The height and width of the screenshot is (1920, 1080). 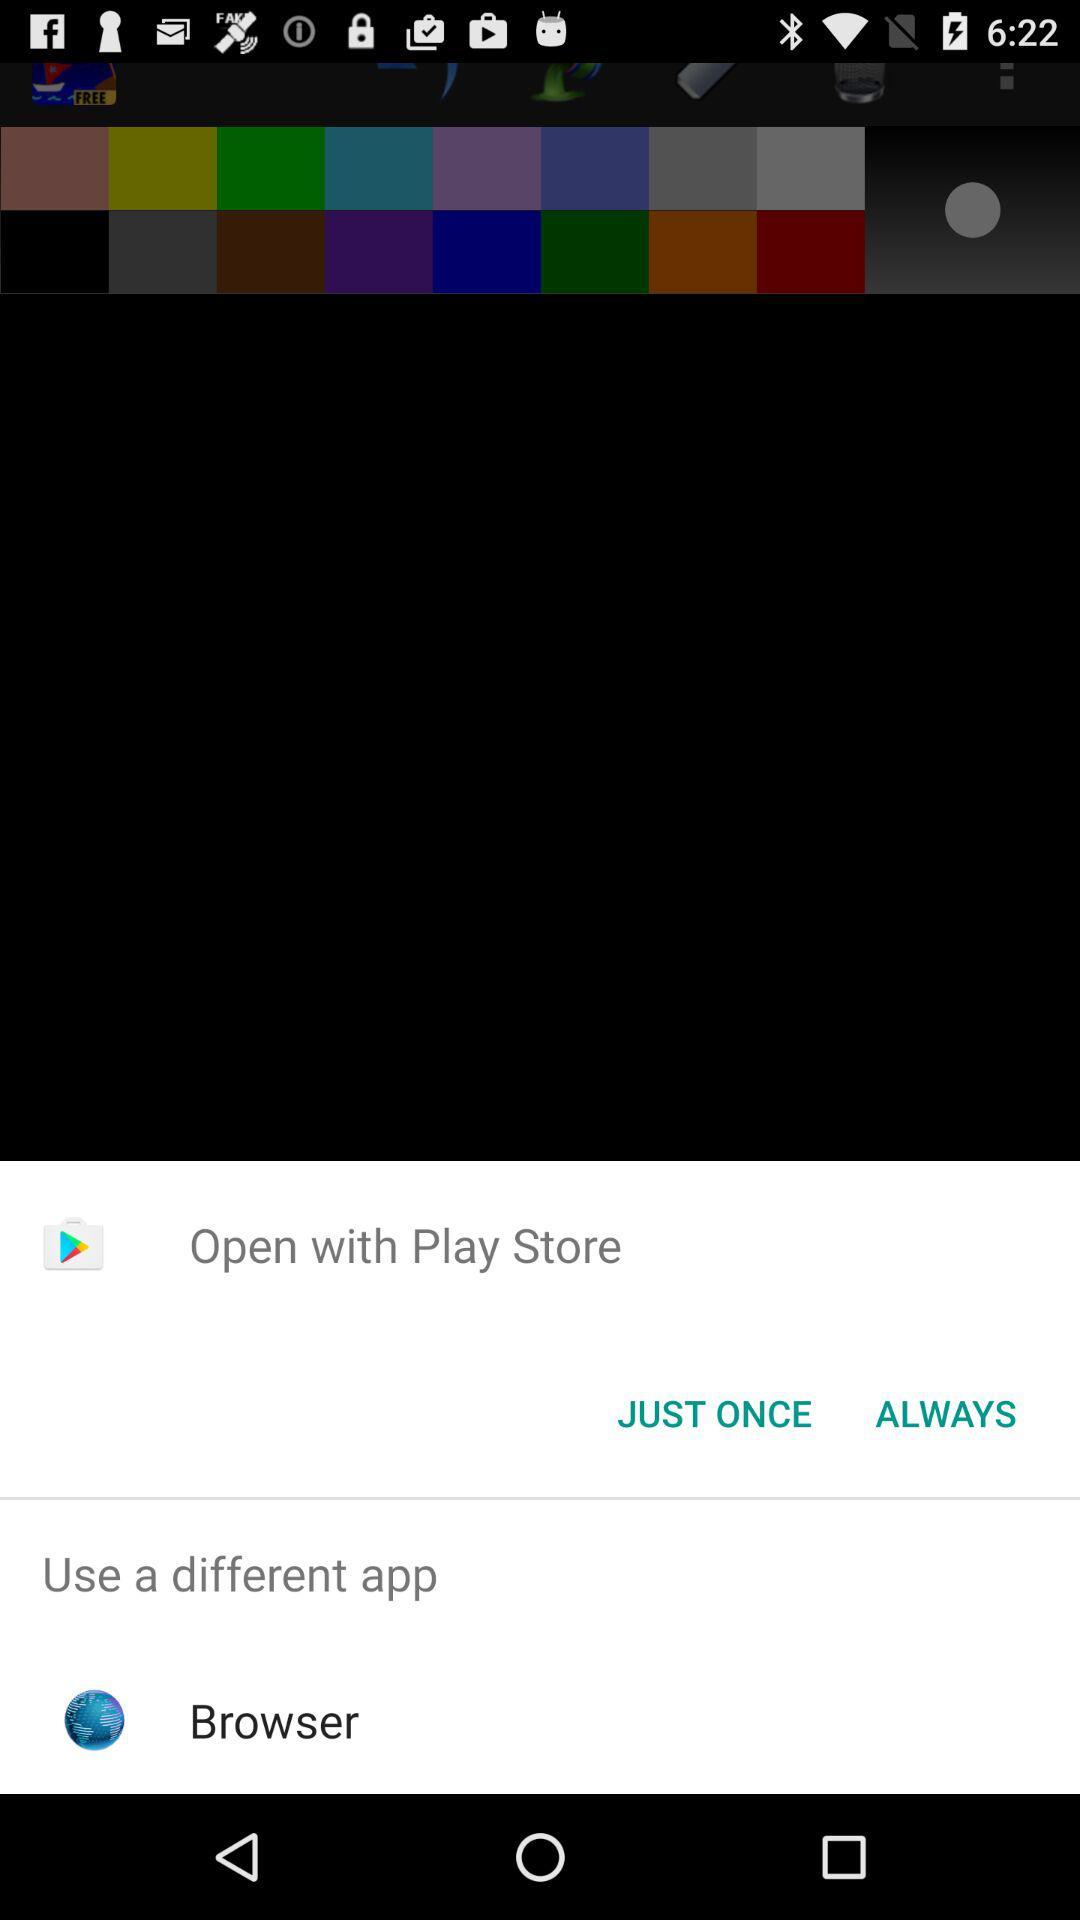 What do you see at coordinates (713, 1411) in the screenshot?
I see `icon next to always icon` at bounding box center [713, 1411].